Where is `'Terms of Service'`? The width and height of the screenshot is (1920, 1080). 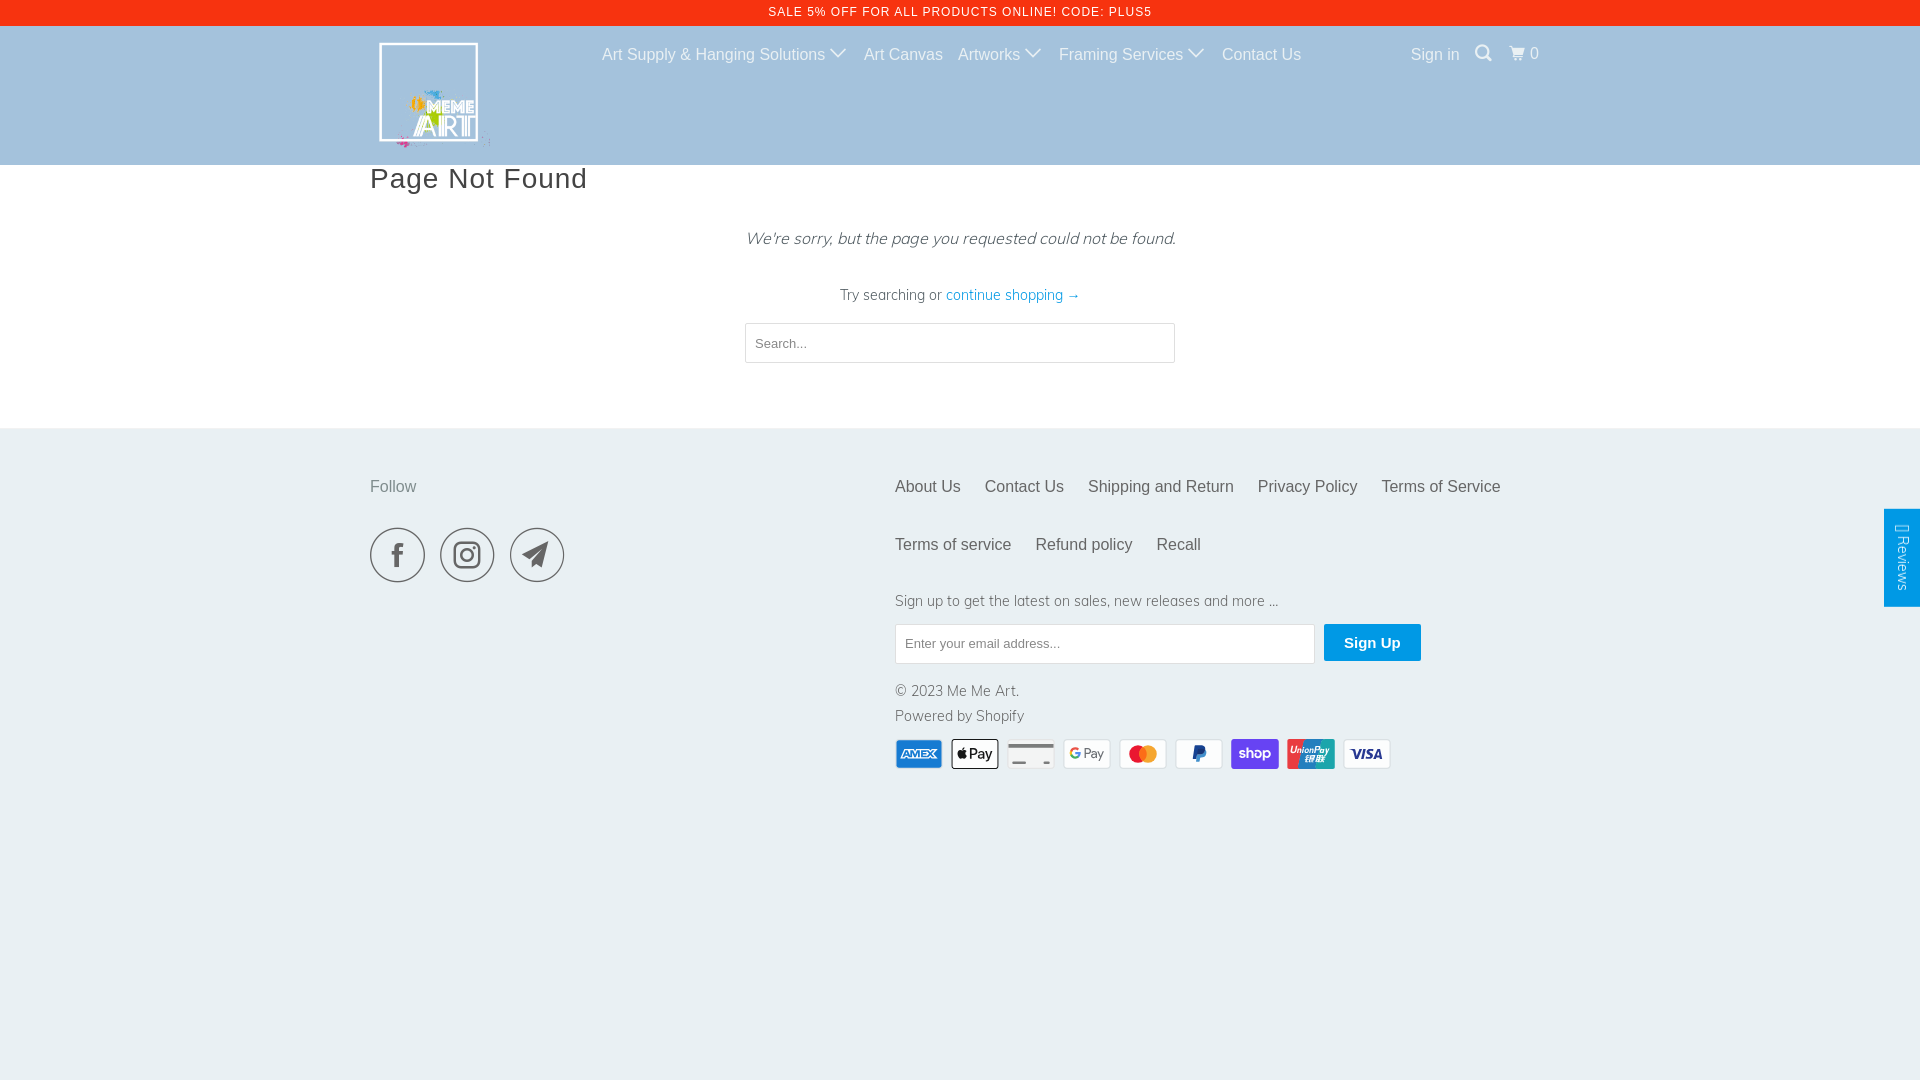
'Terms of Service' is located at coordinates (1440, 486).